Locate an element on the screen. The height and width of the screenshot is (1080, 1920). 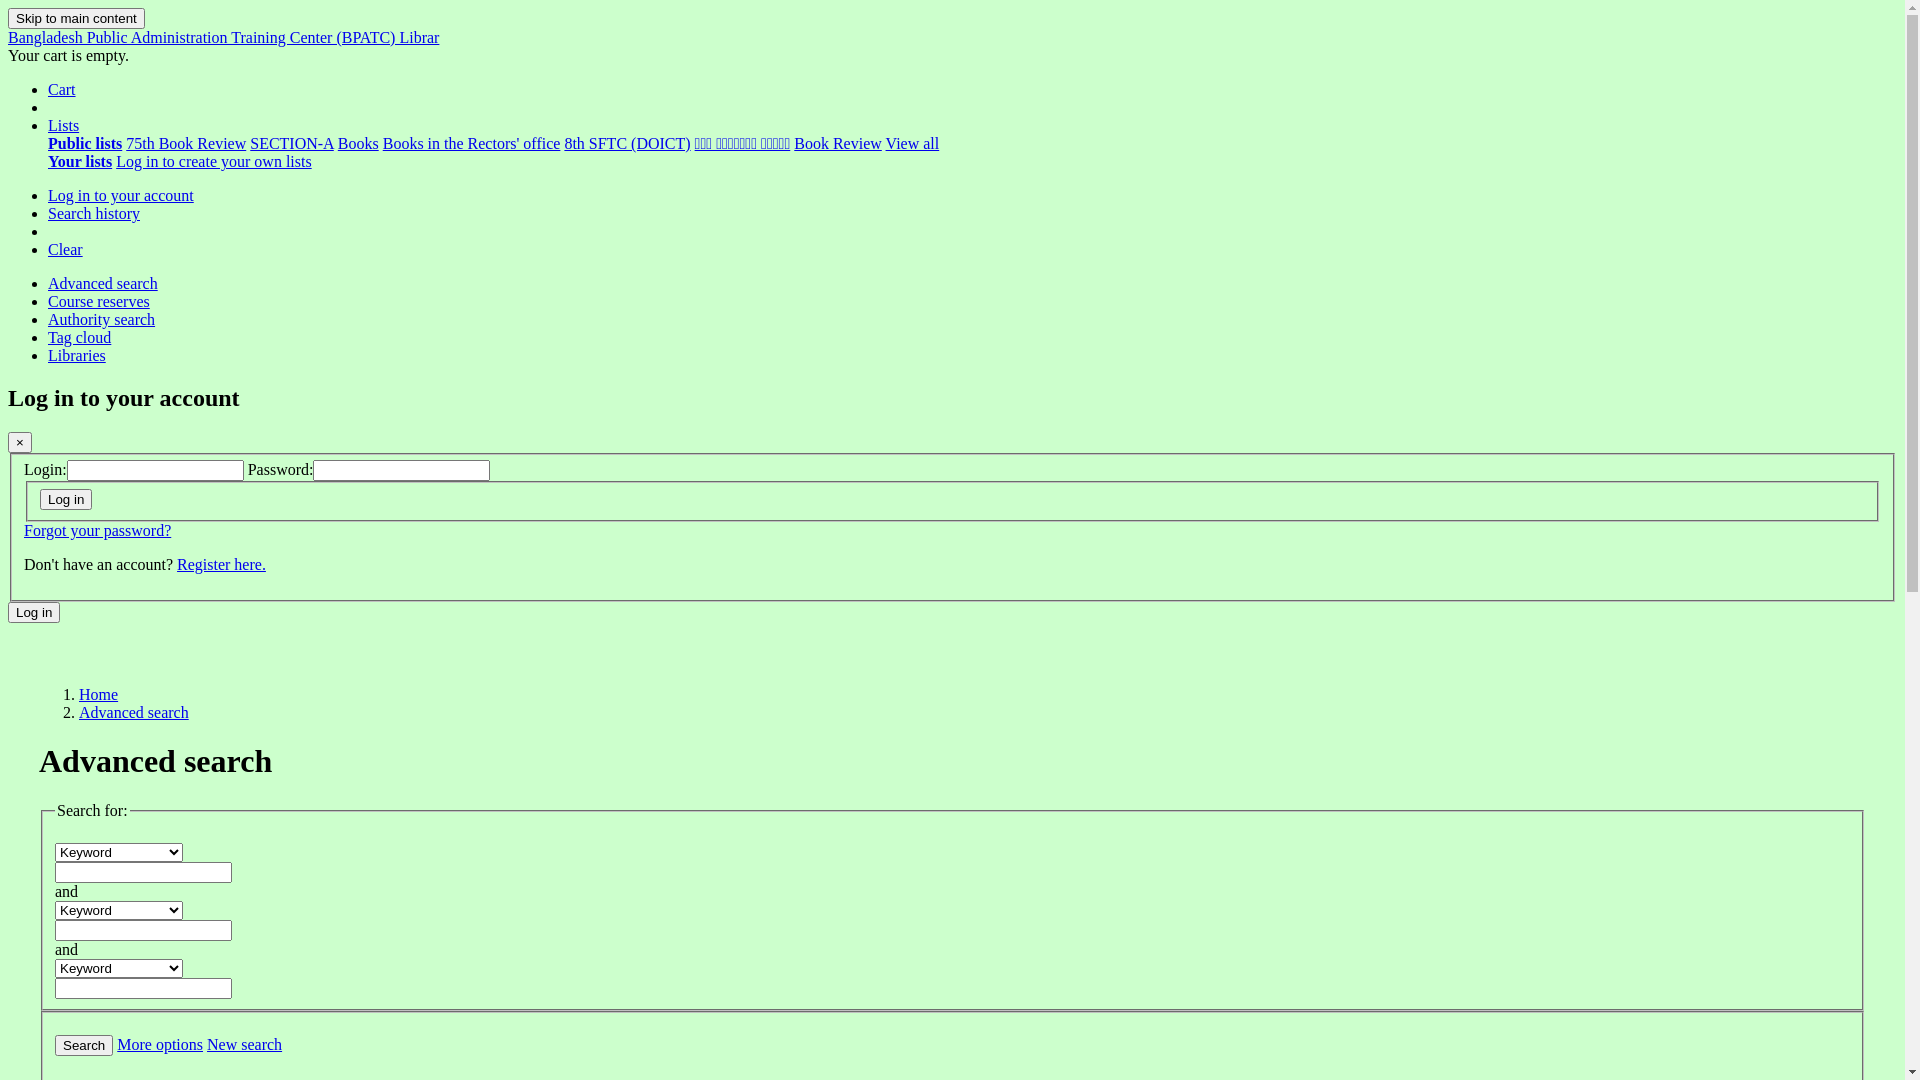
'Books' is located at coordinates (358, 142).